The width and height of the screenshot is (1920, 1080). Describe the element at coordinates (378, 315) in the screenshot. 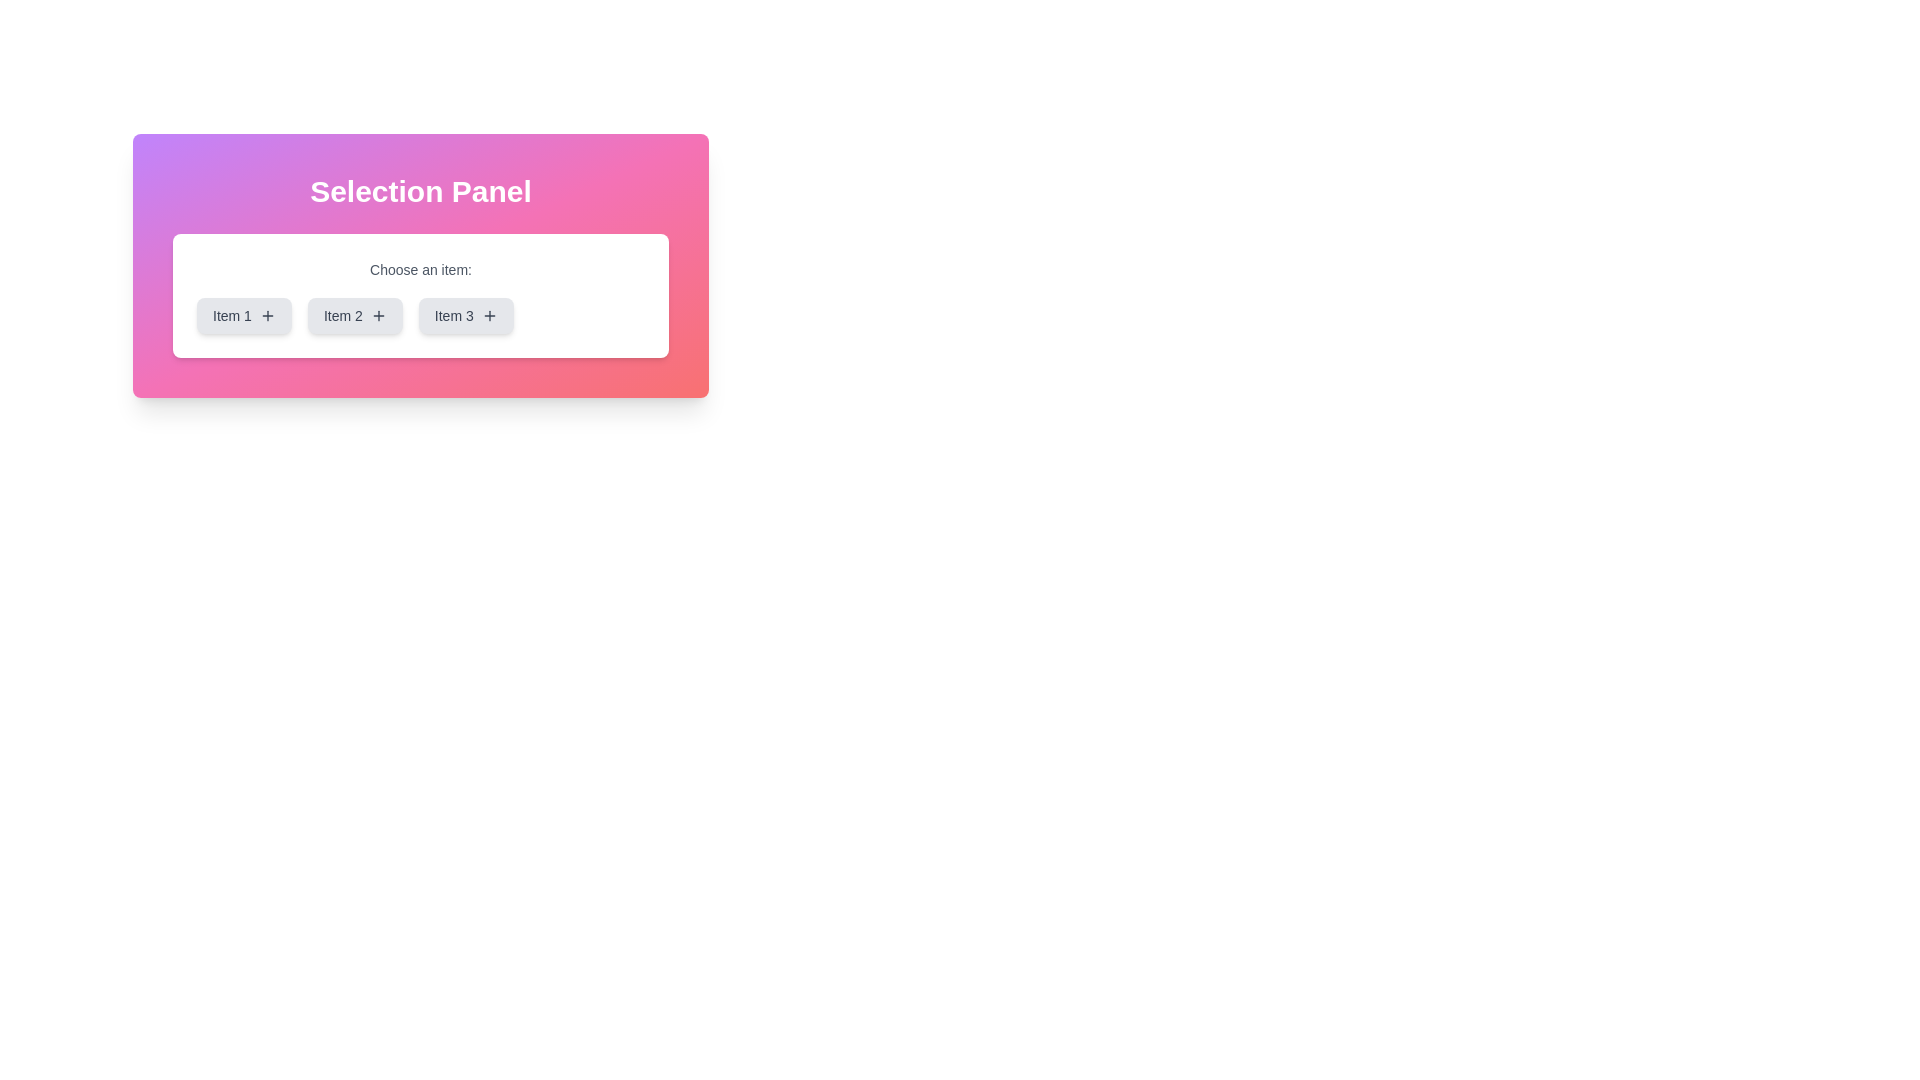

I see `the 'plus' icon located to the right of the 'Item 2' button` at that location.